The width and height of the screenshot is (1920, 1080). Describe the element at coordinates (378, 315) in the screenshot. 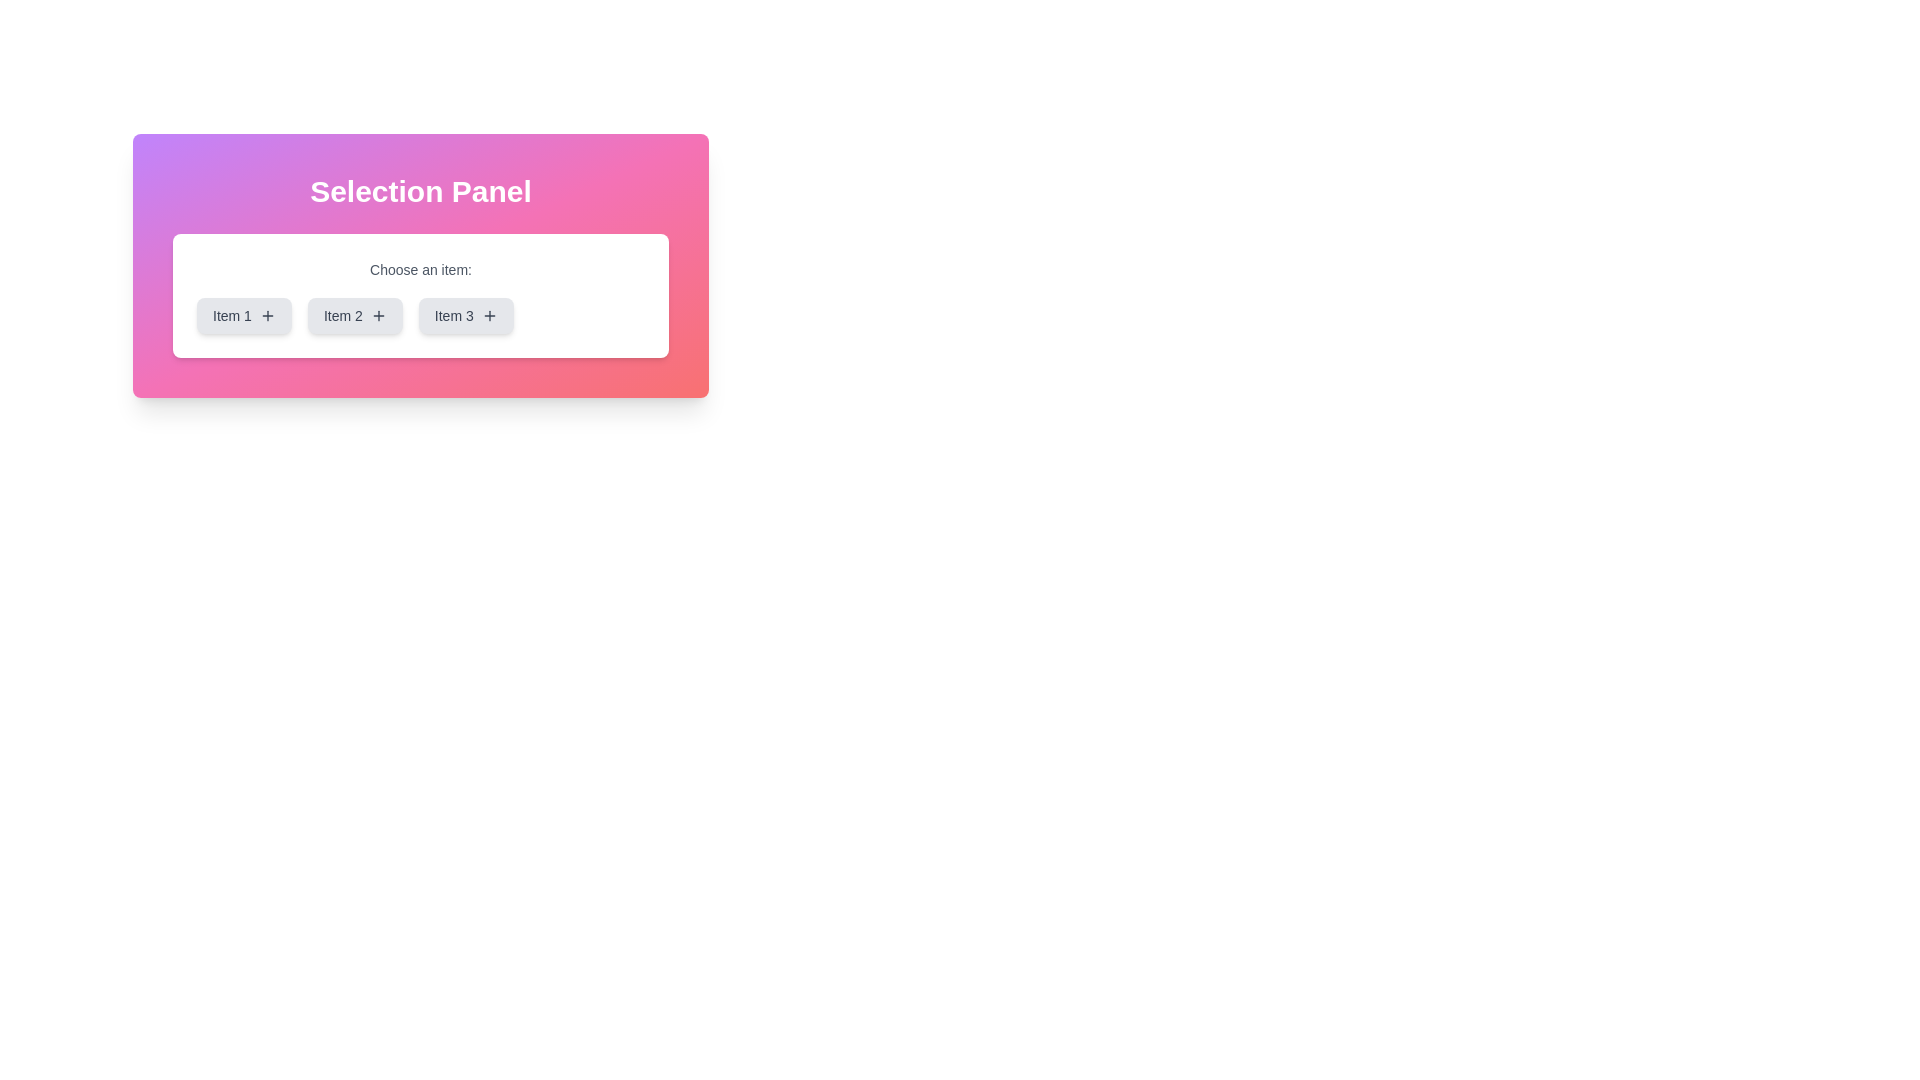

I see `the 'plus' icon located to the right of the 'Item 2' button` at that location.